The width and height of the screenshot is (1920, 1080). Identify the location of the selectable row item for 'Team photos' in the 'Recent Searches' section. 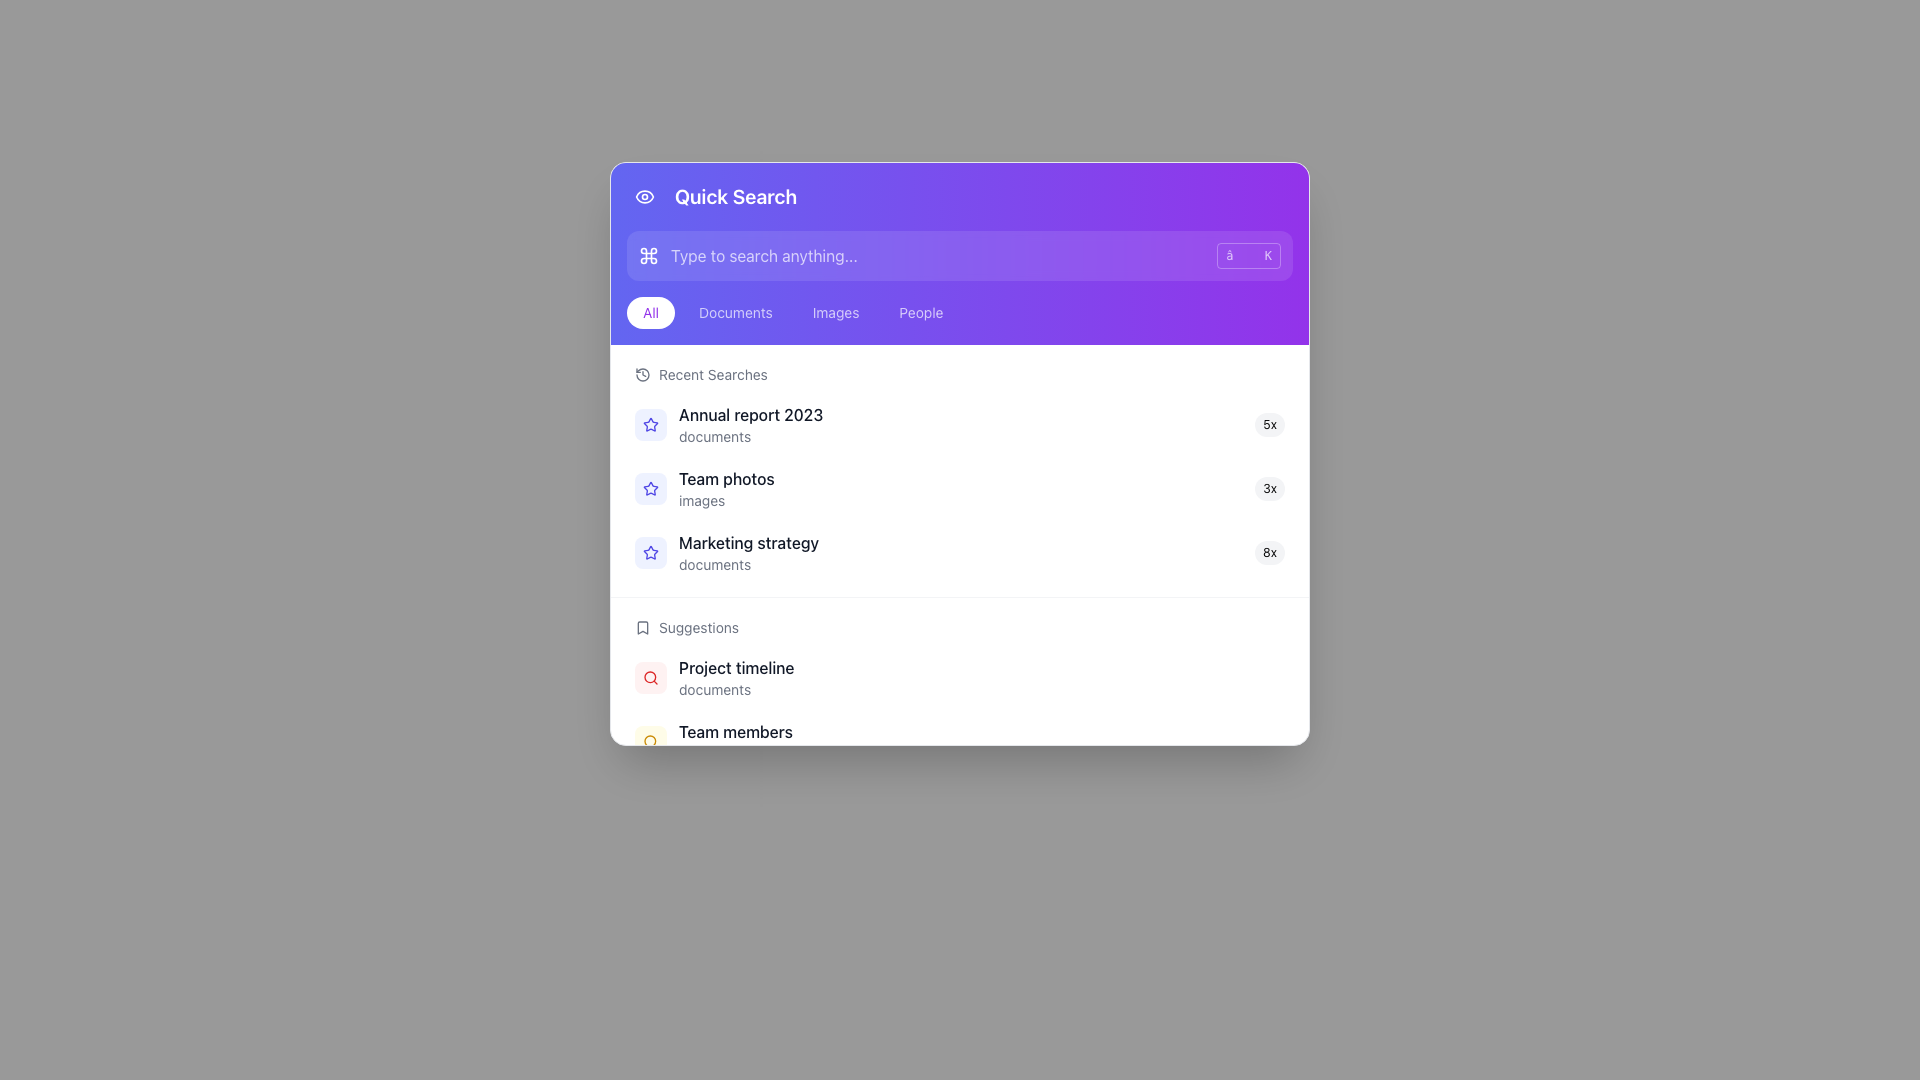
(960, 489).